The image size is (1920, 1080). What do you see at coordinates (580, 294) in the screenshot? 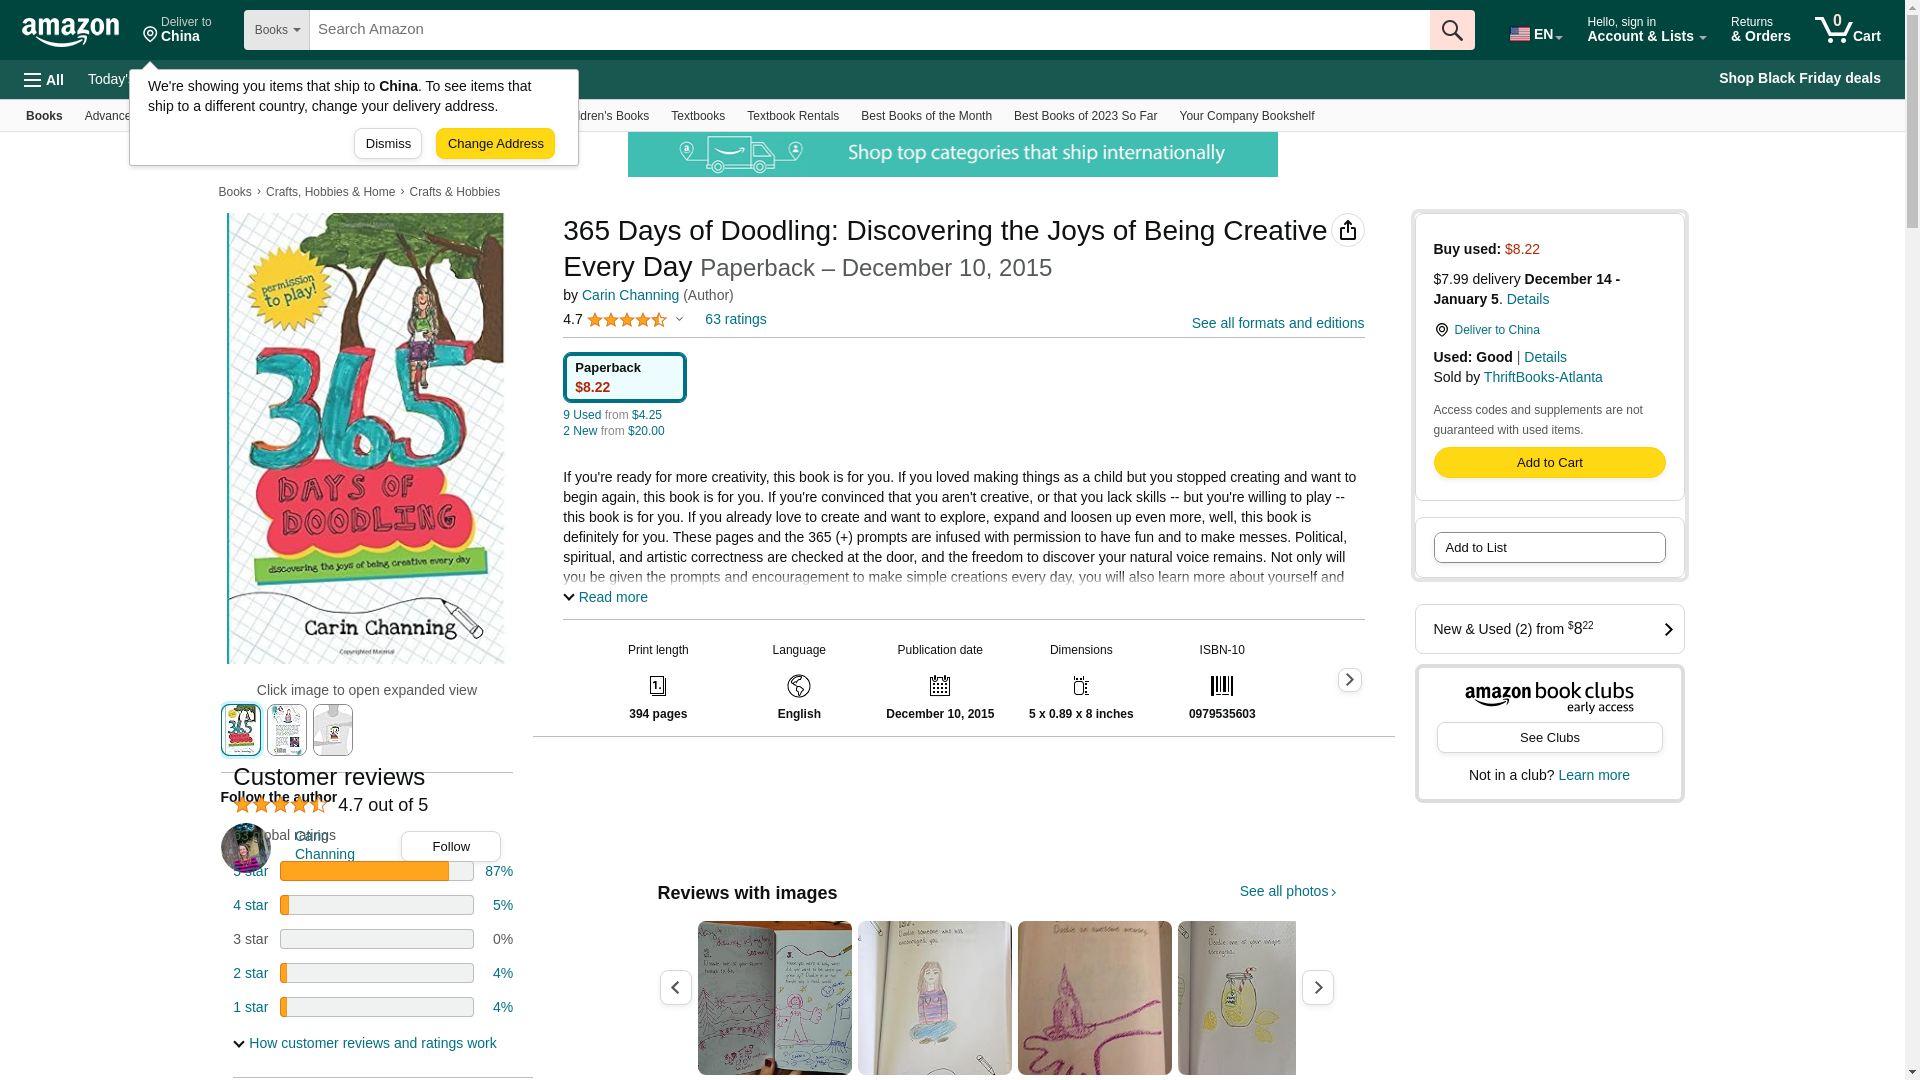
I see `'Carin Channing'` at bounding box center [580, 294].